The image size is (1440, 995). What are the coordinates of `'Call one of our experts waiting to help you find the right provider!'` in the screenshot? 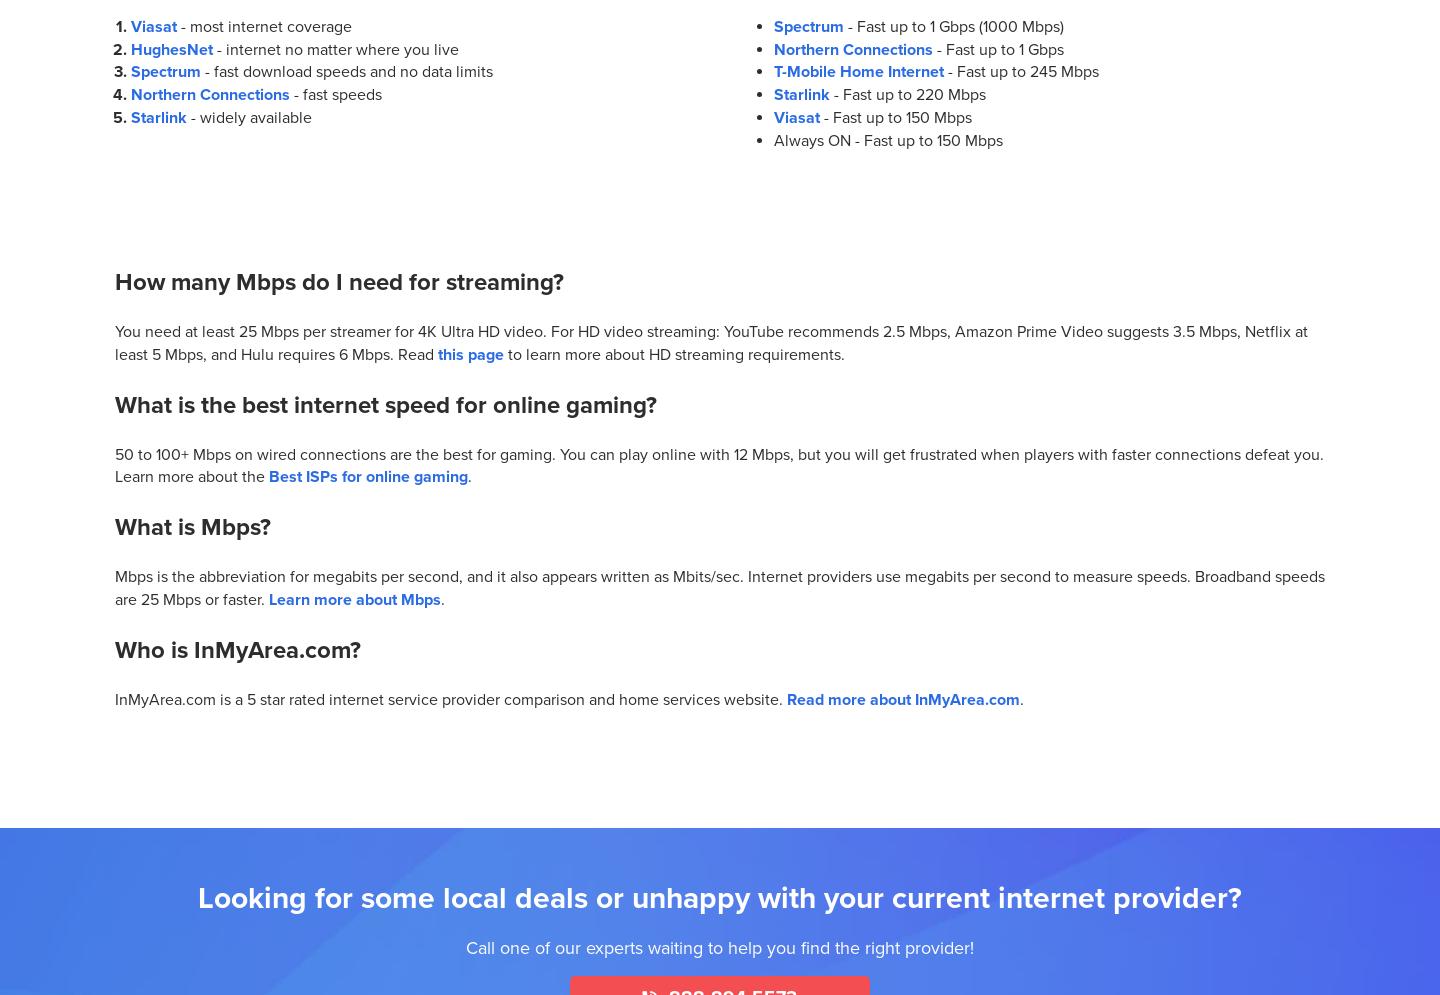 It's located at (720, 947).